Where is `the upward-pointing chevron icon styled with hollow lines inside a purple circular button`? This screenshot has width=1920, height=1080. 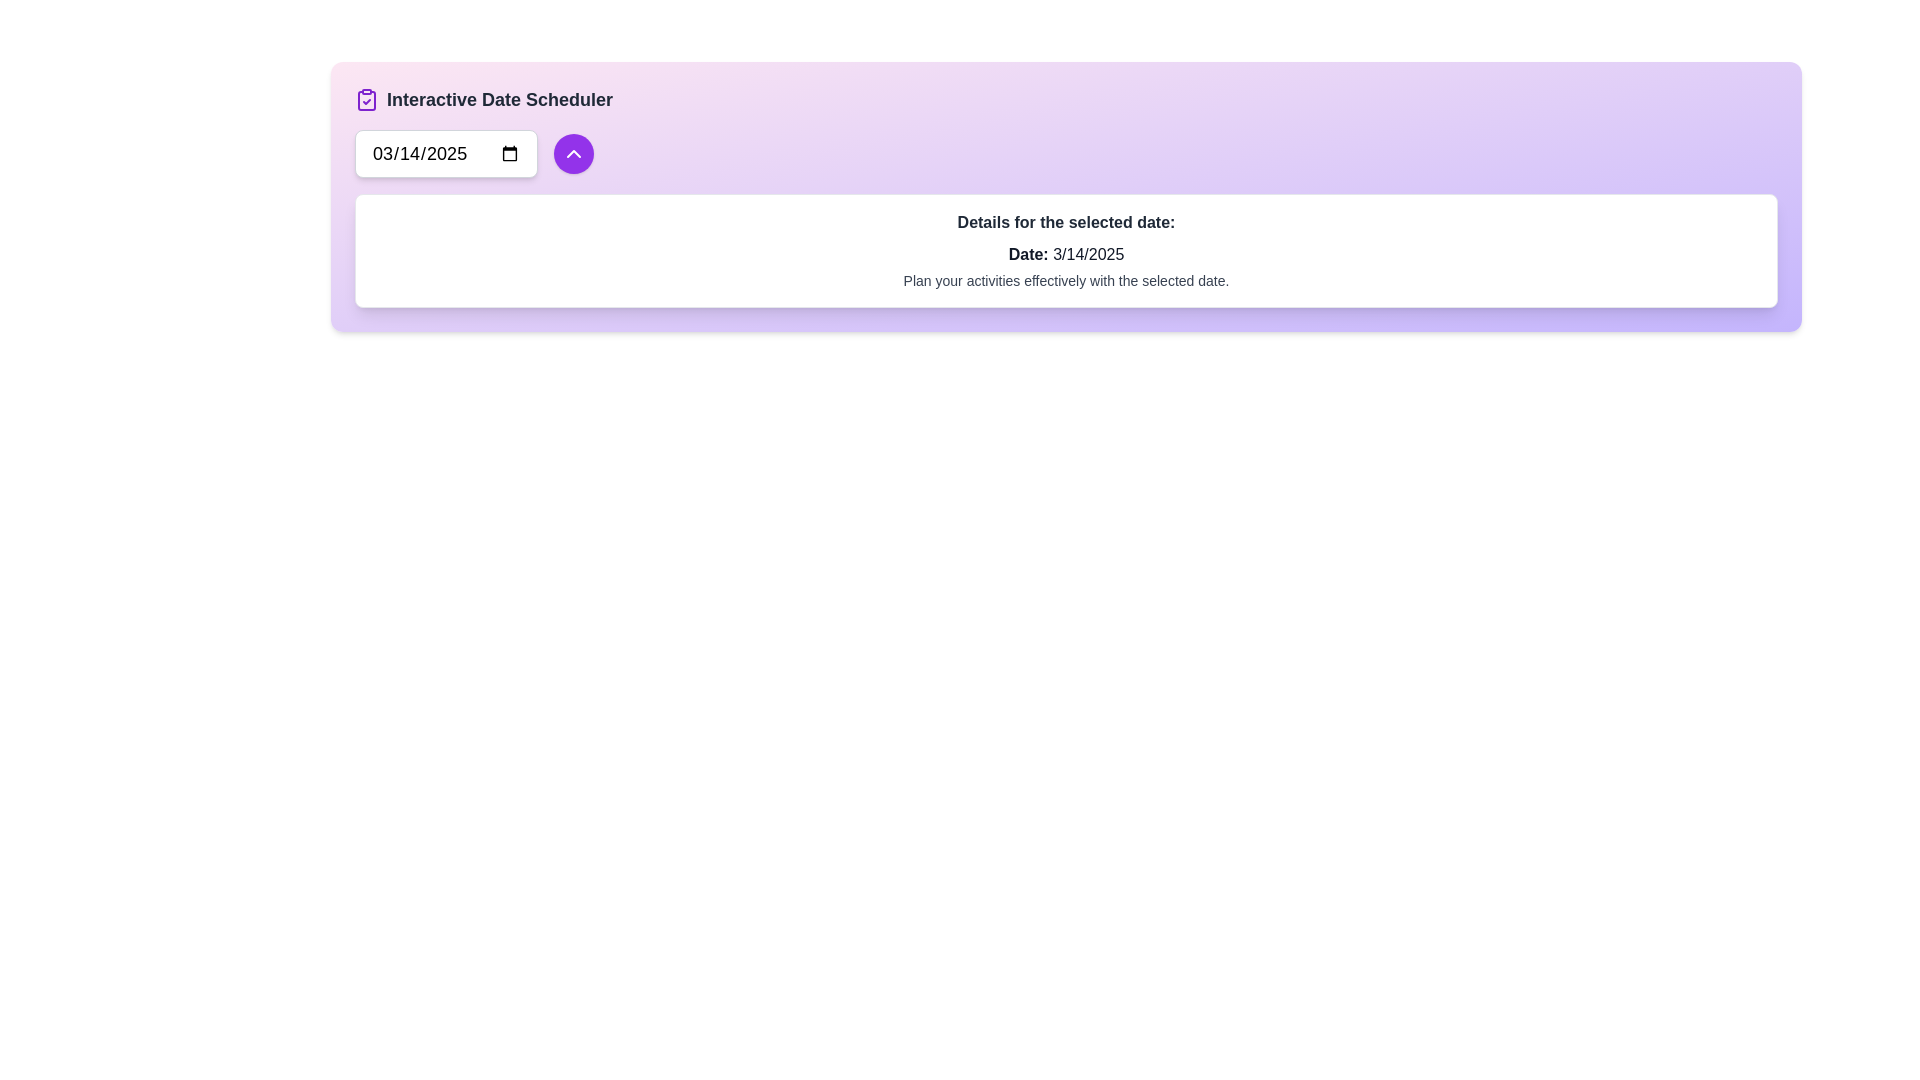
the upward-pointing chevron icon styled with hollow lines inside a purple circular button is located at coordinates (573, 153).